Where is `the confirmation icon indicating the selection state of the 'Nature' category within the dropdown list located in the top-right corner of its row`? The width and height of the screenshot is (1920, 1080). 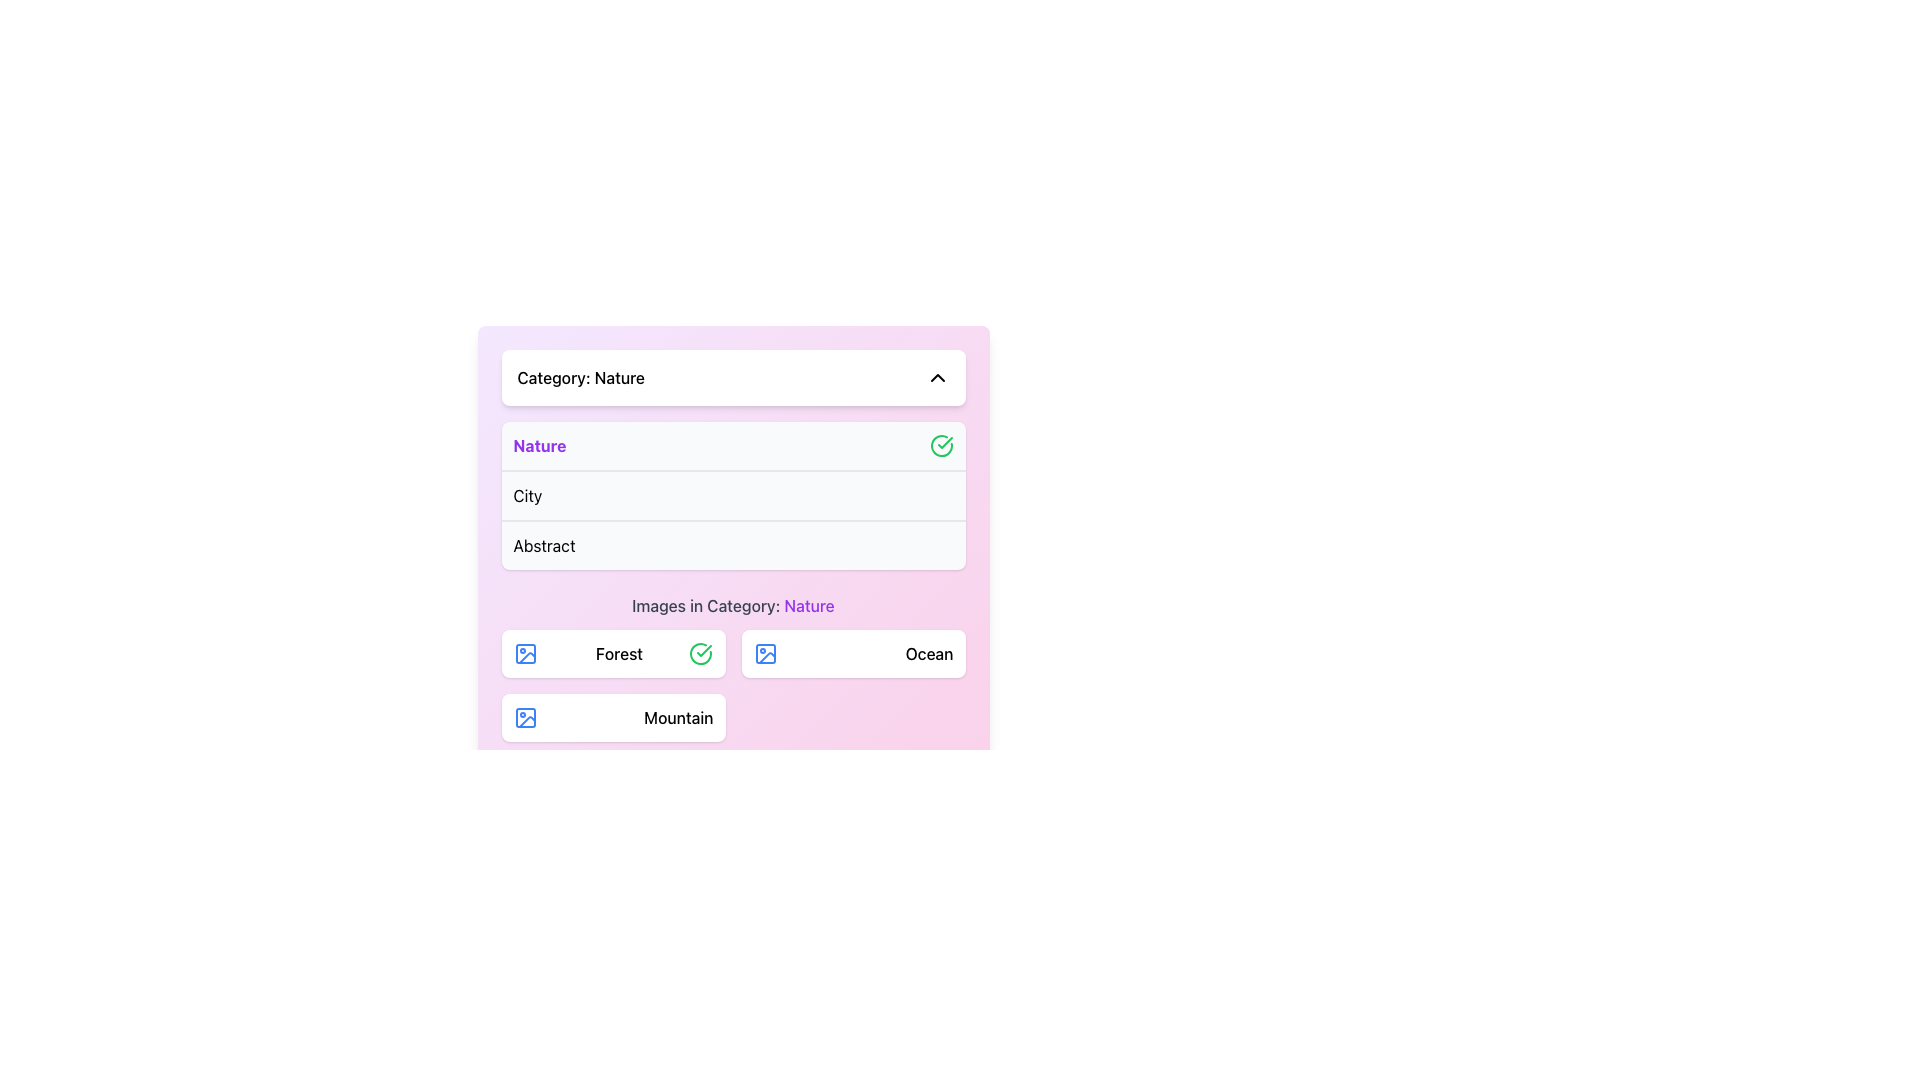 the confirmation icon indicating the selection state of the 'Nature' category within the dropdown list located in the top-right corner of its row is located at coordinates (940, 445).